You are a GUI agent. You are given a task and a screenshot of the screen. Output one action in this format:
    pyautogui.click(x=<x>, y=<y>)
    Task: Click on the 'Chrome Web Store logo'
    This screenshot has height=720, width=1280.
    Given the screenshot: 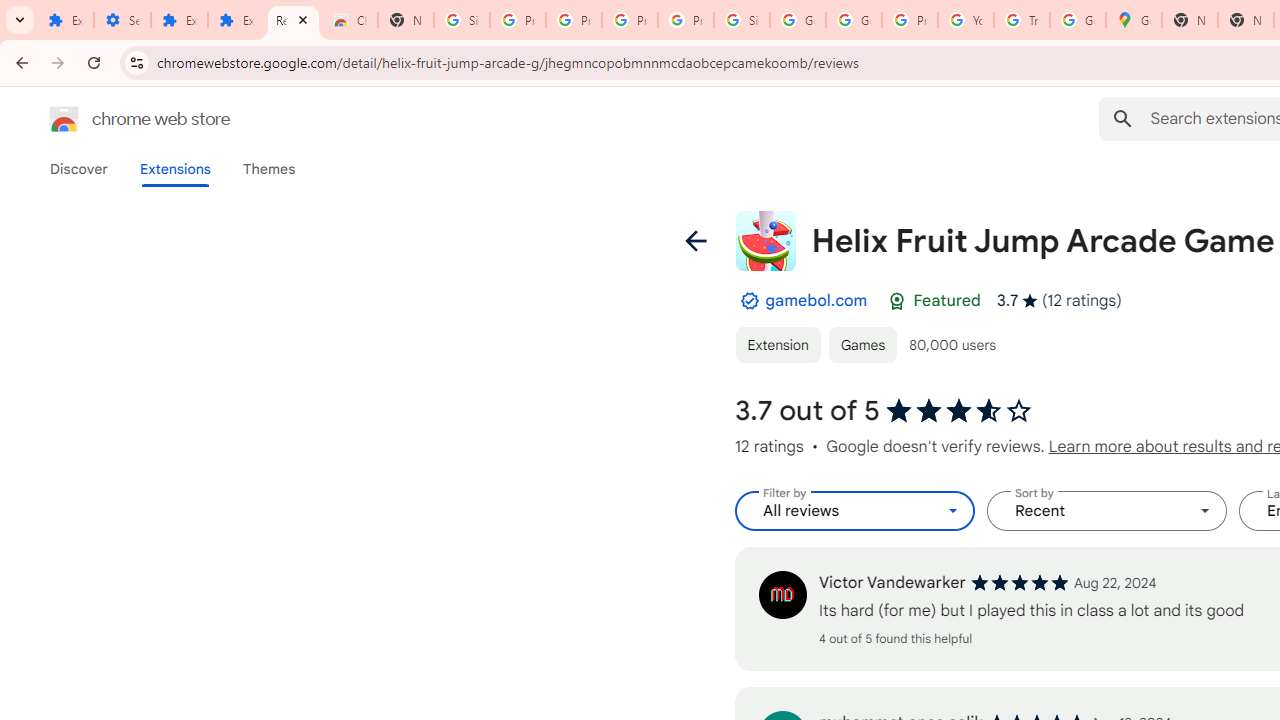 What is the action you would take?
    pyautogui.click(x=64, y=119)
    